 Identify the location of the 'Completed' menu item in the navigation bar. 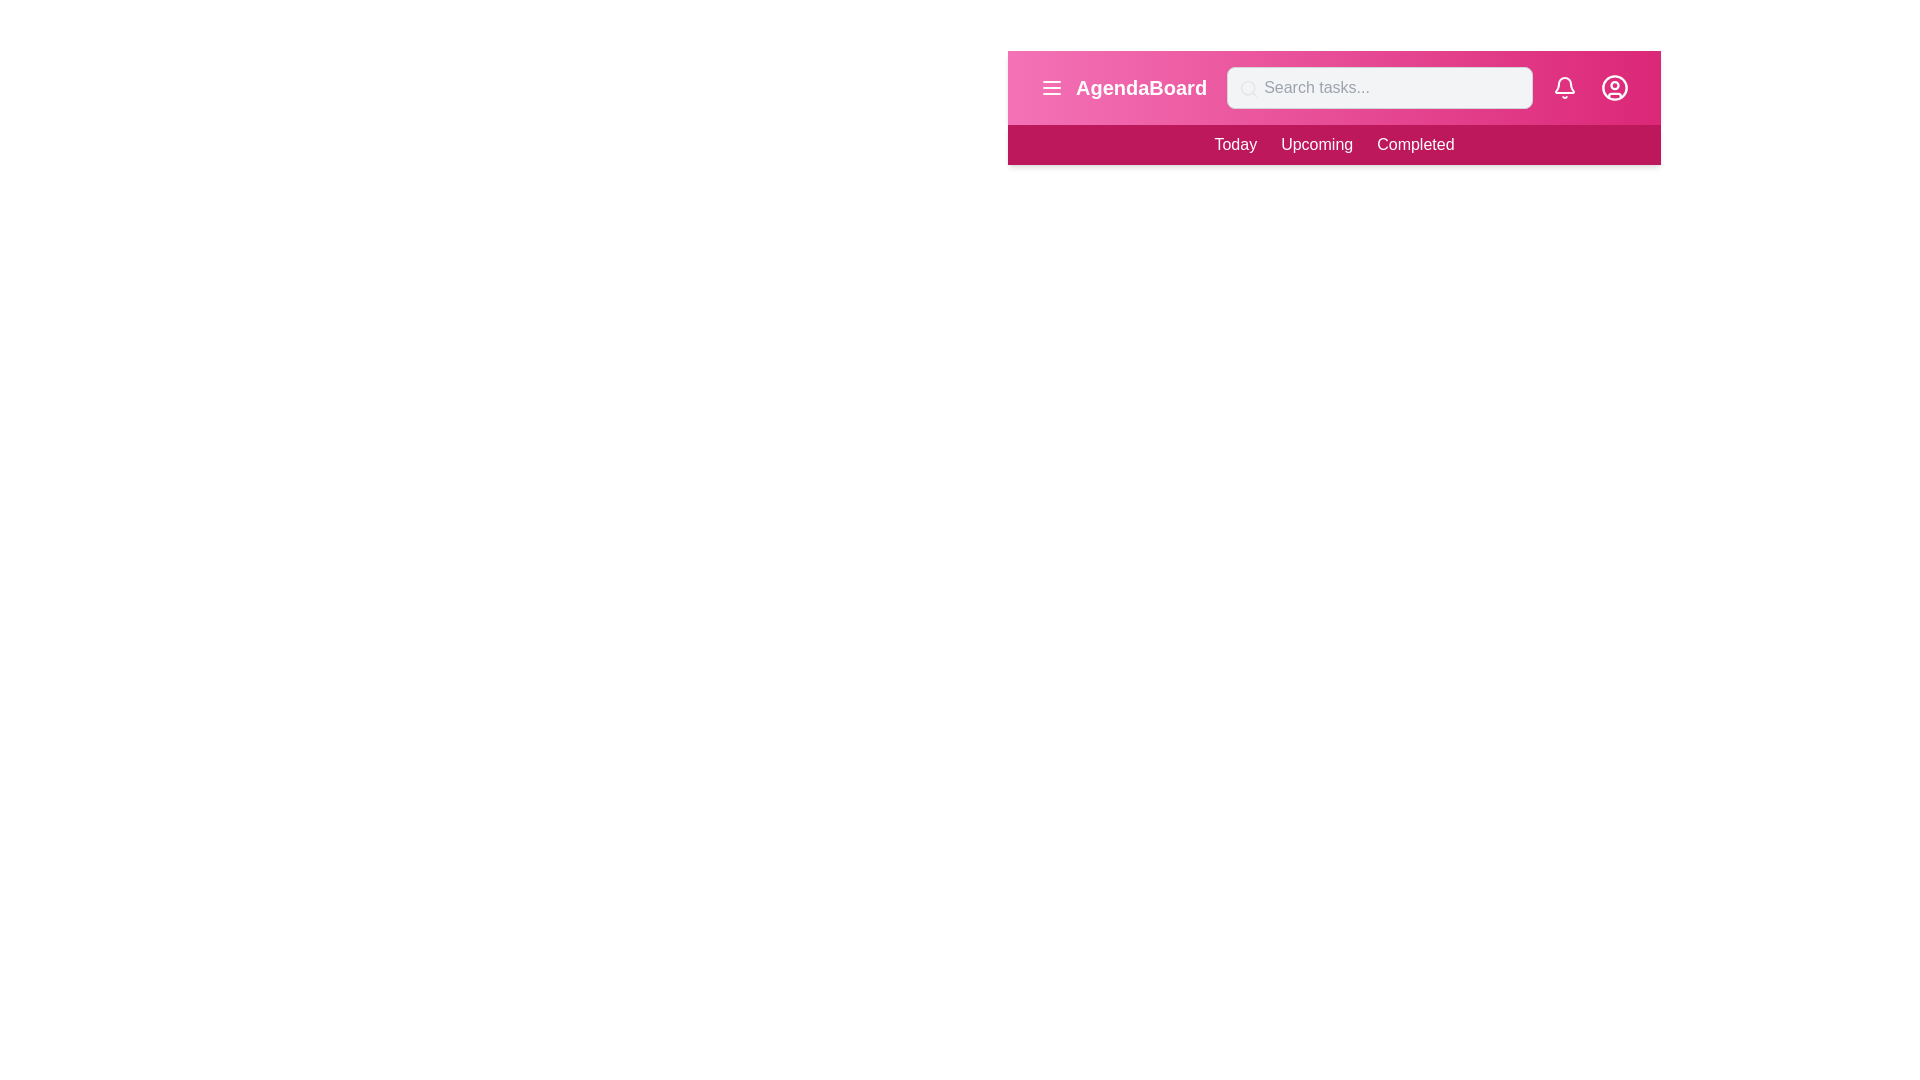
(1414, 144).